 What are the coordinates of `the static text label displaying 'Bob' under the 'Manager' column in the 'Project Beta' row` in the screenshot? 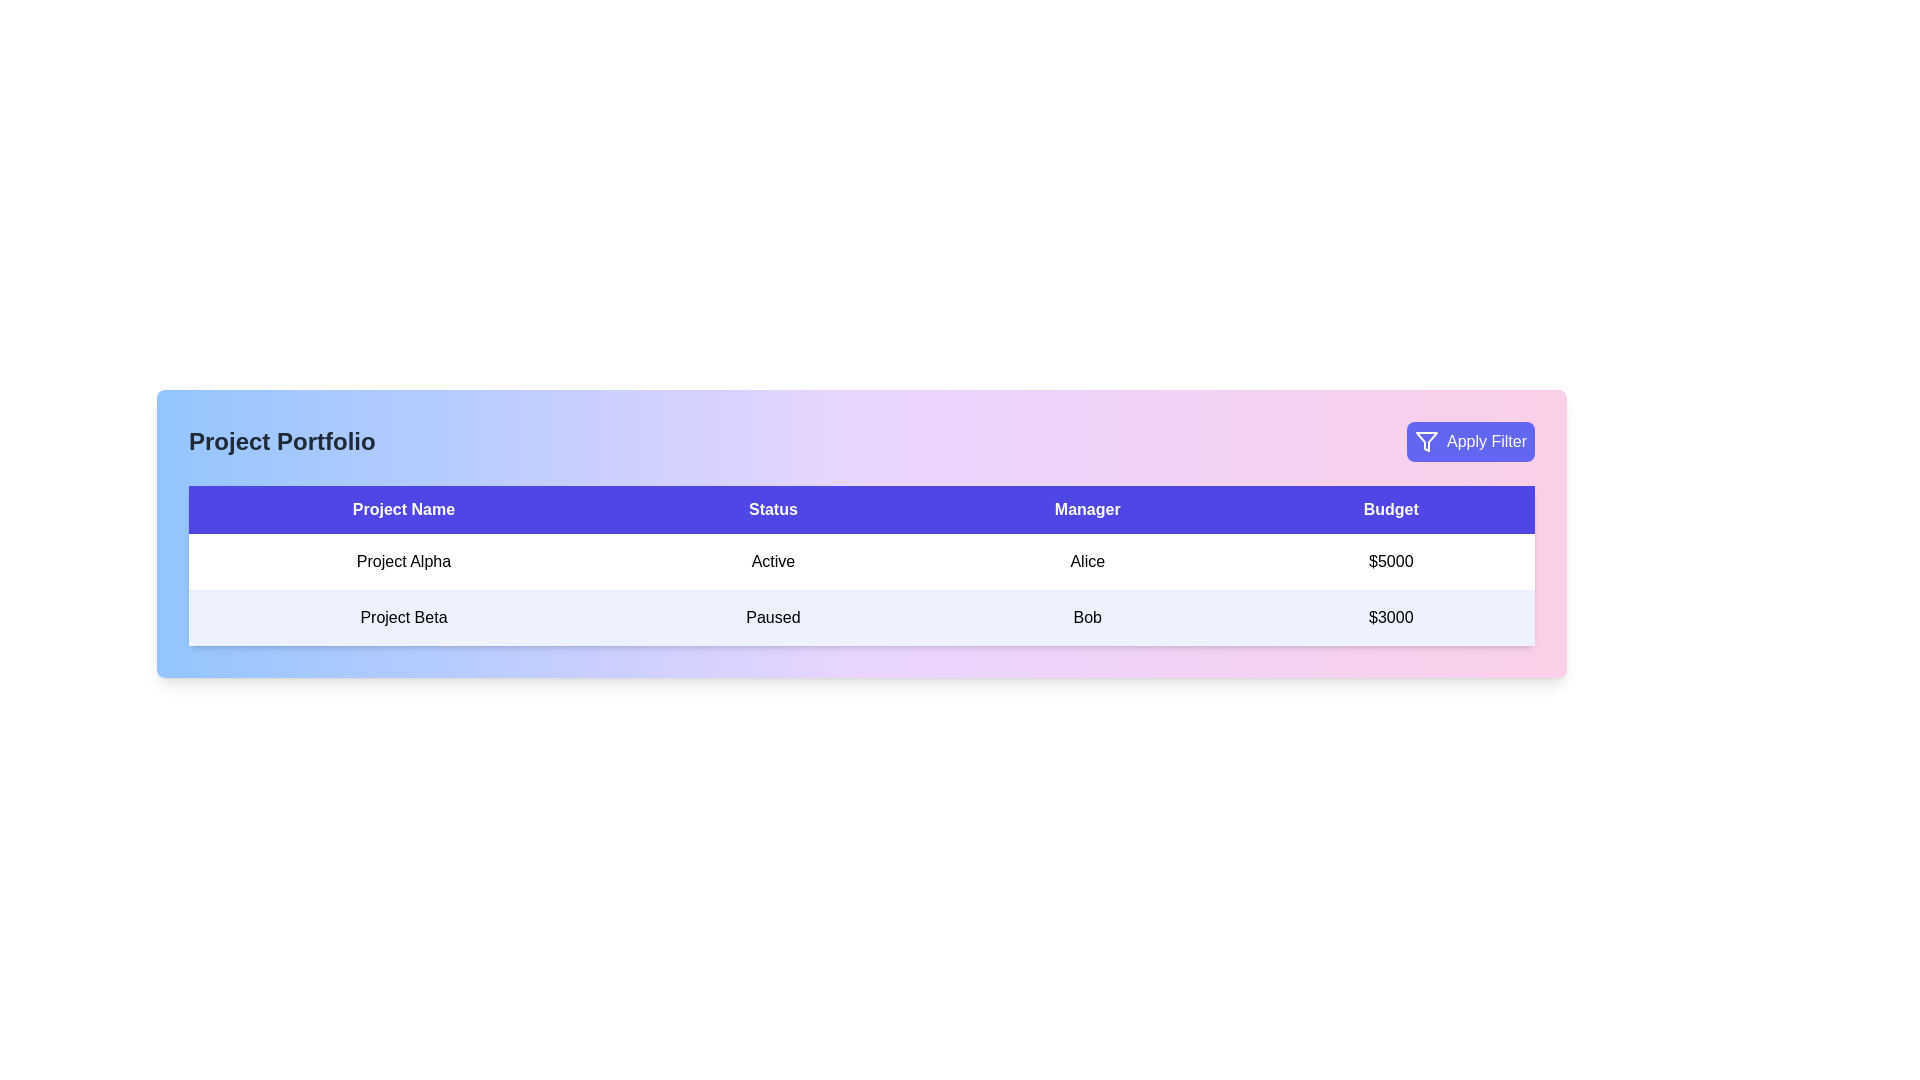 It's located at (1086, 616).